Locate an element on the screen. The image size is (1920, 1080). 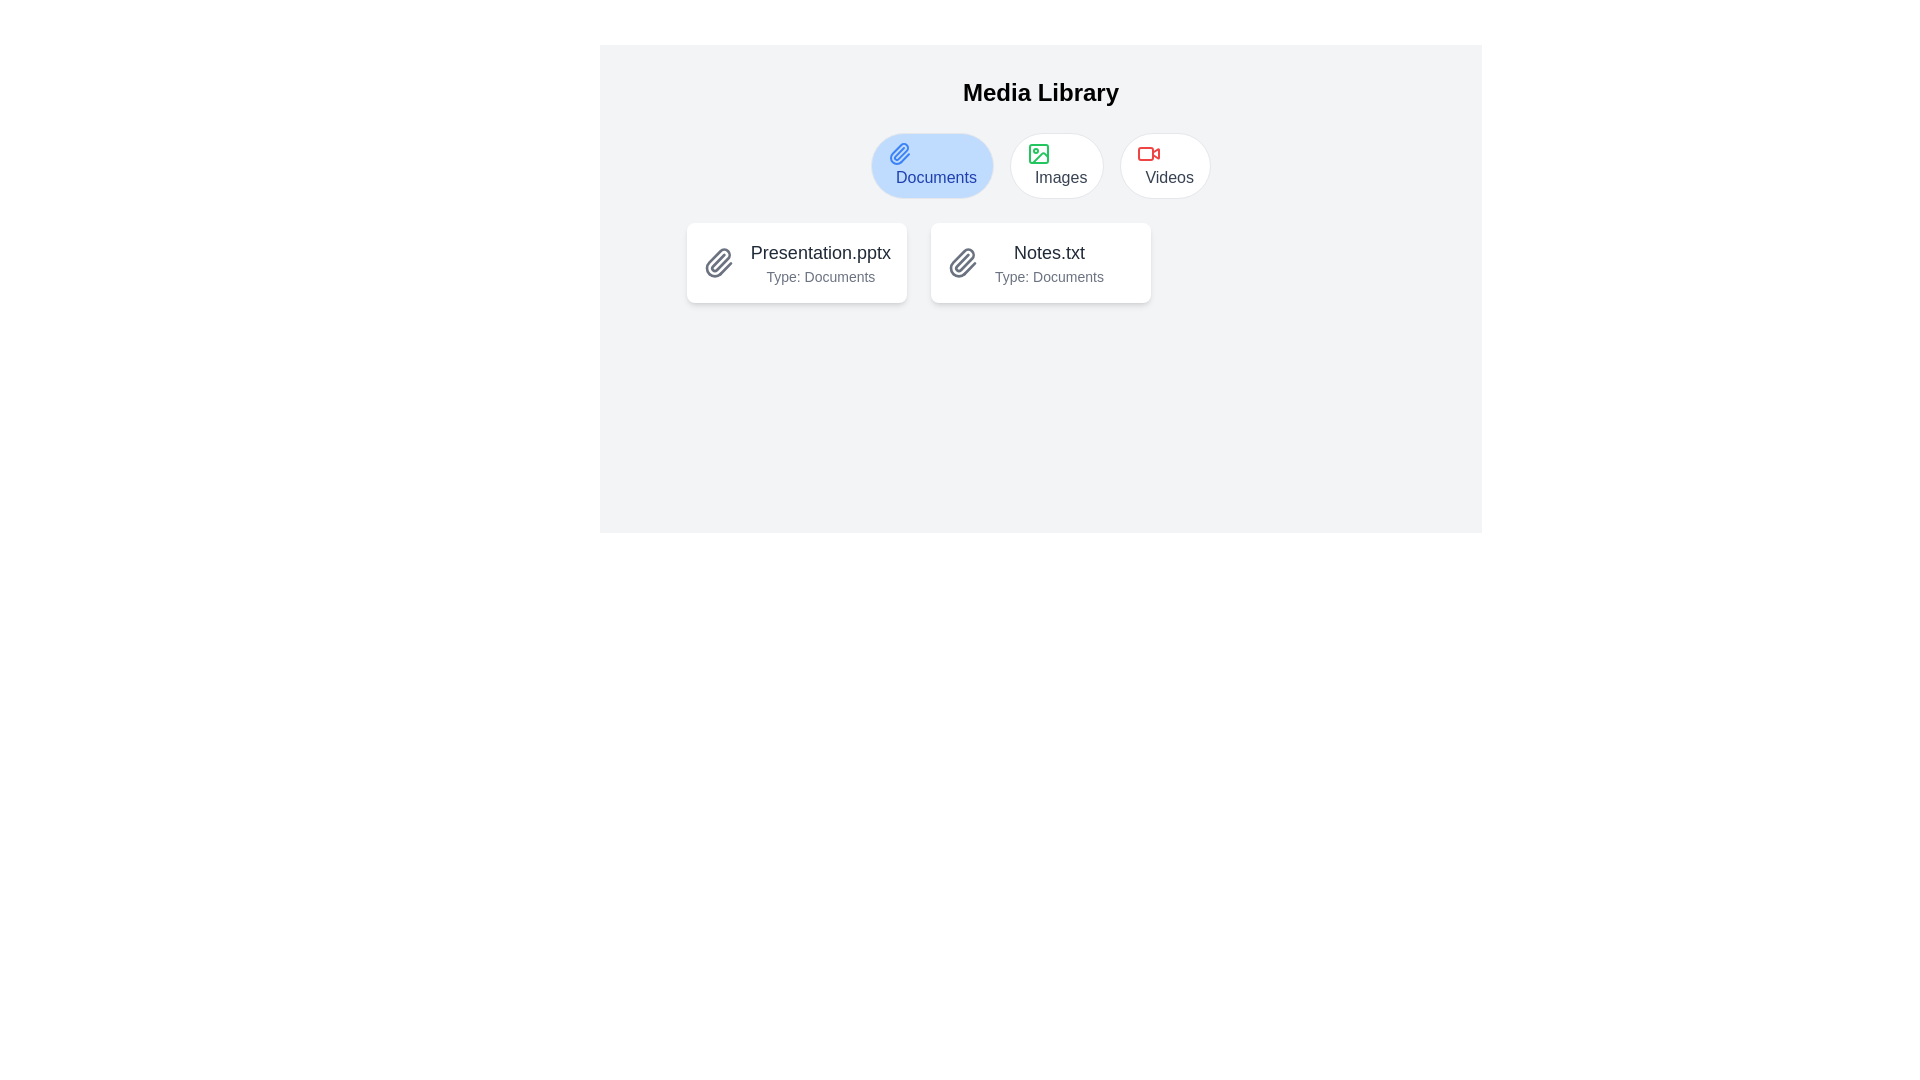
the 'Videos' text label, which is located inside a circular button to the right of the 'Documents' and 'Images' buttons, and below a small camera icon is located at coordinates (1169, 176).